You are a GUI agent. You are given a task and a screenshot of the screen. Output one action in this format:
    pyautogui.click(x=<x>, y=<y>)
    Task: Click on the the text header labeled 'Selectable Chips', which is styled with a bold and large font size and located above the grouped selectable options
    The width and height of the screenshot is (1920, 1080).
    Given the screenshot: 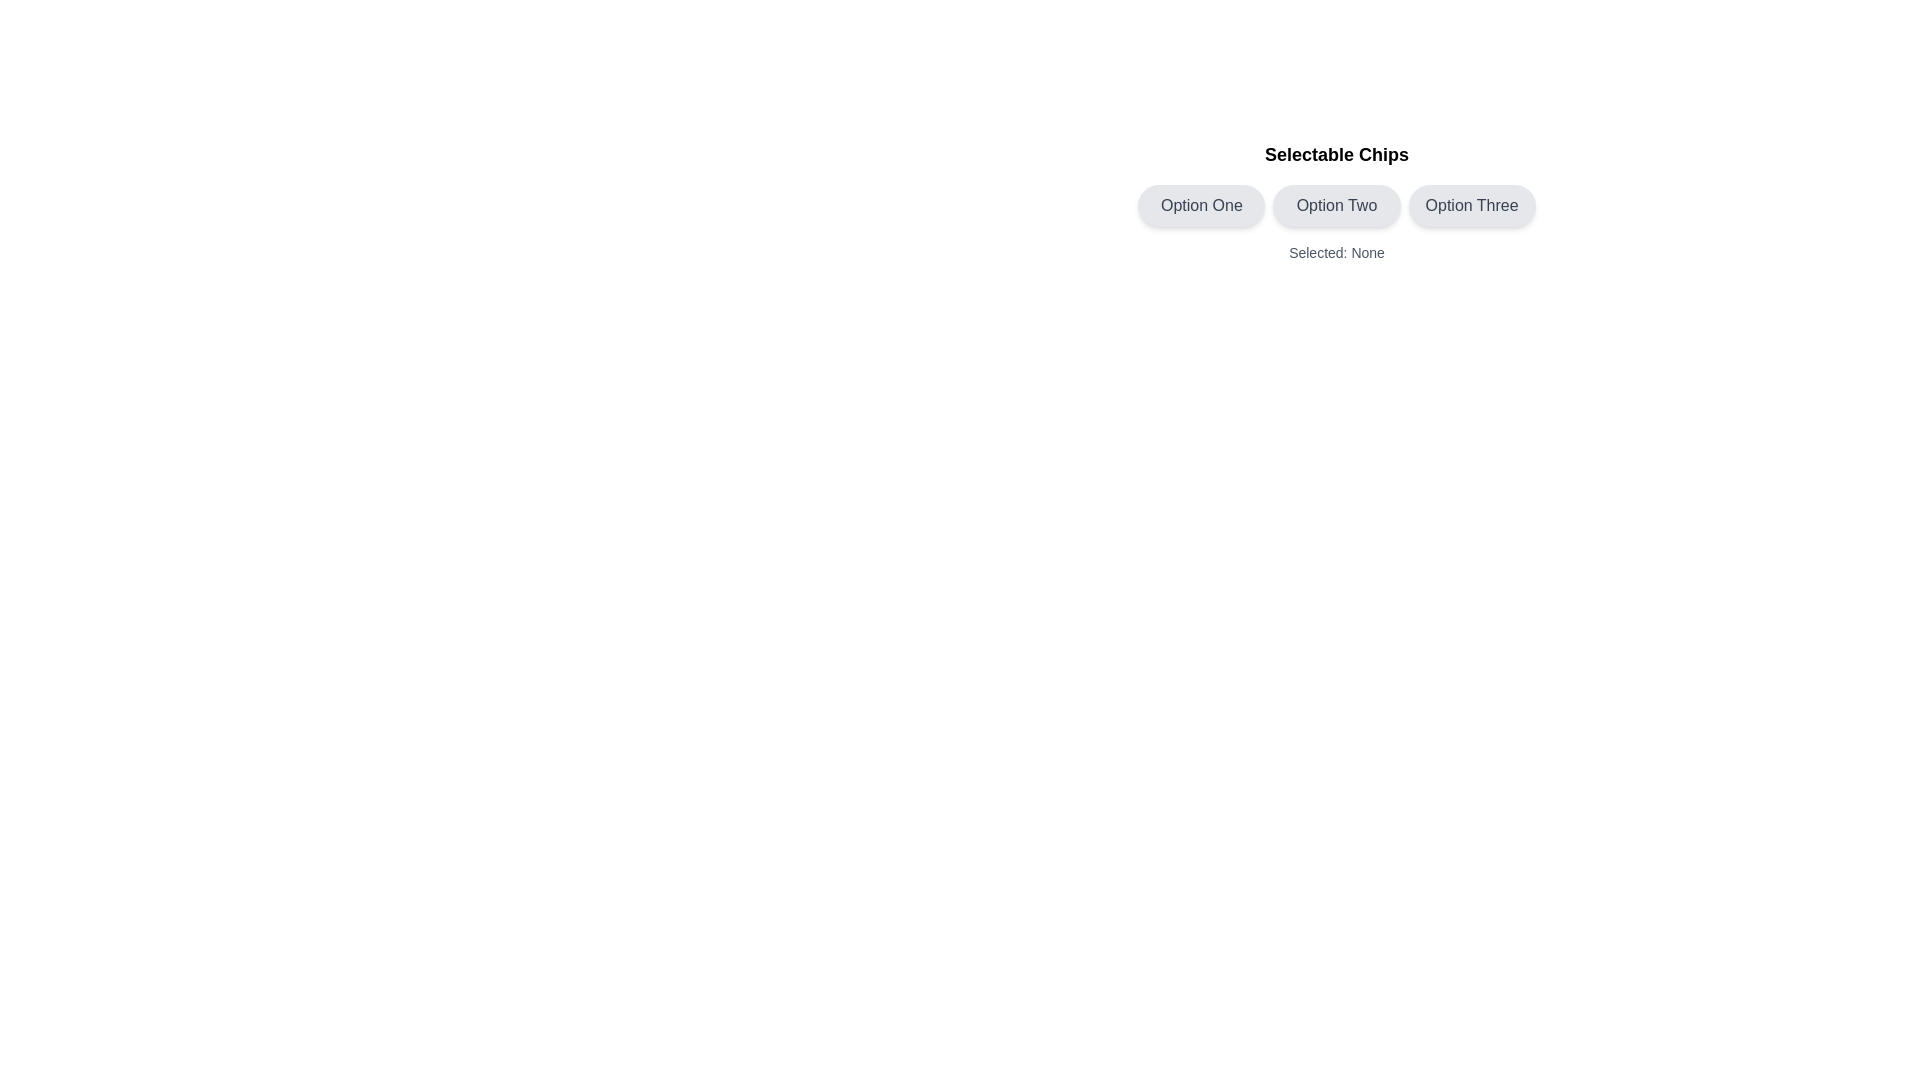 What is the action you would take?
    pyautogui.click(x=1337, y=153)
    